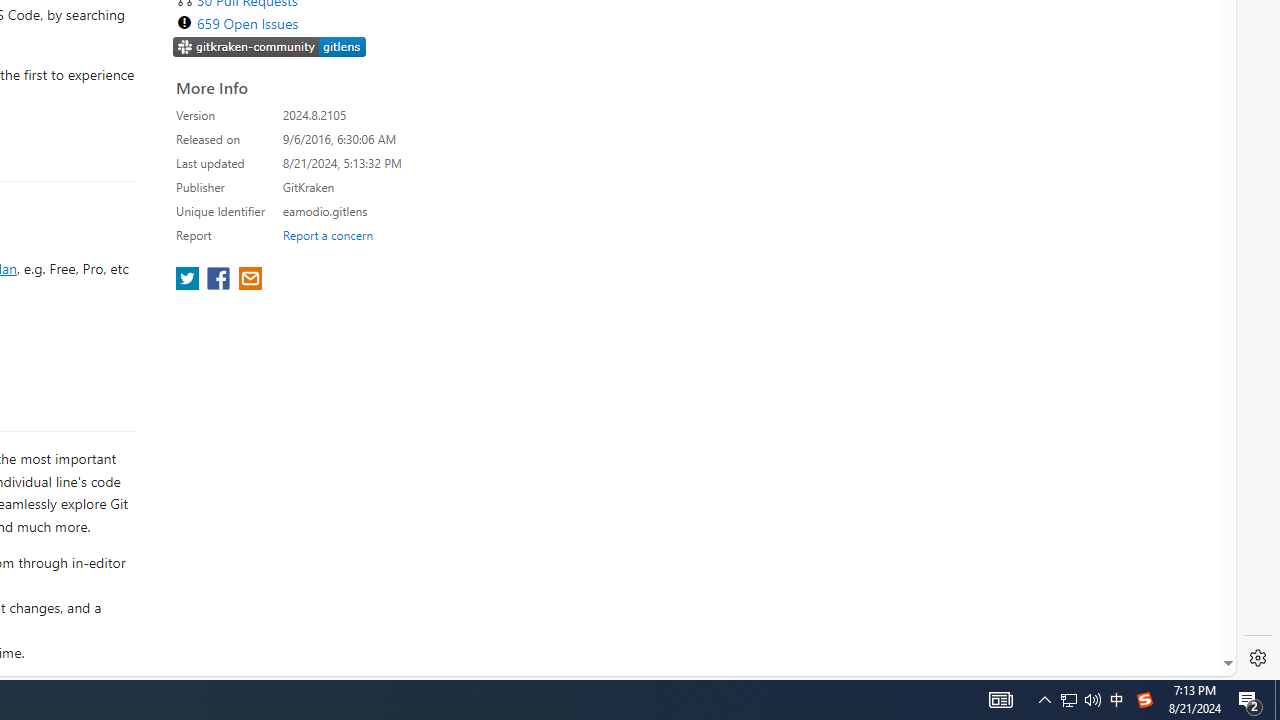 This screenshot has width=1280, height=720. Describe the element at coordinates (248, 280) in the screenshot. I see `'share extension on email'` at that location.